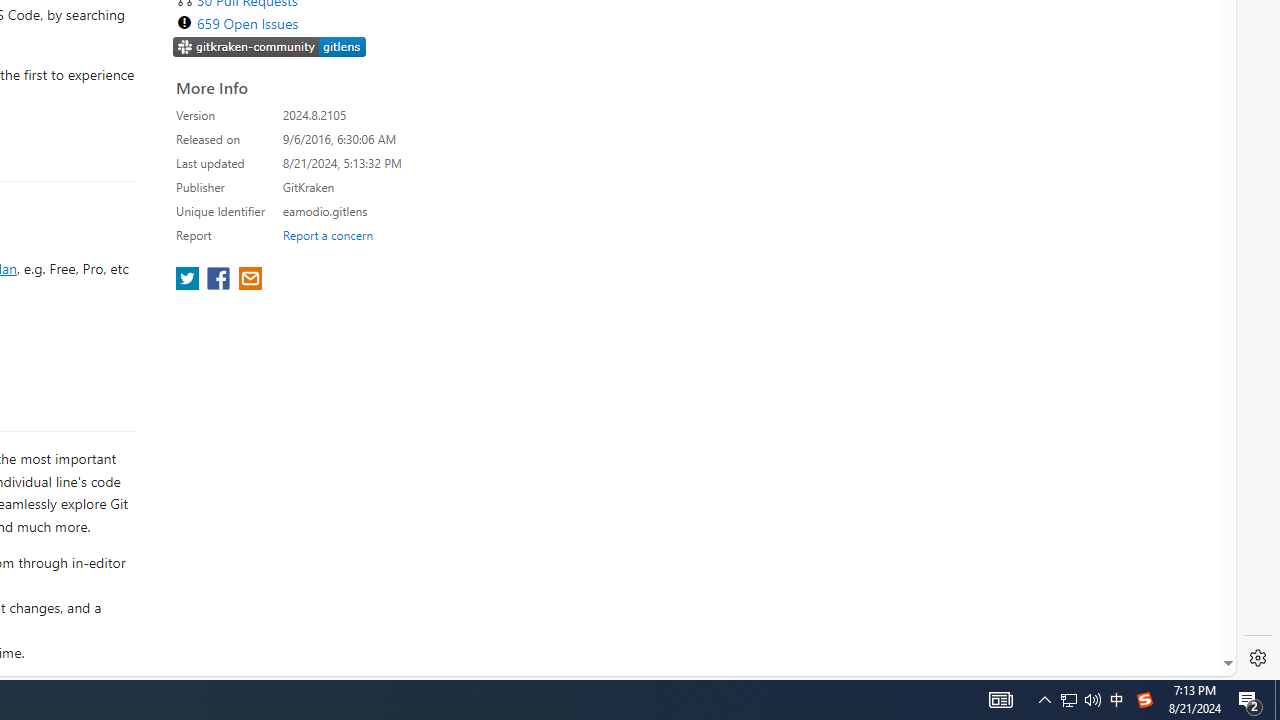 This screenshot has width=1280, height=720. Describe the element at coordinates (248, 280) in the screenshot. I see `'share extension on email'` at that location.